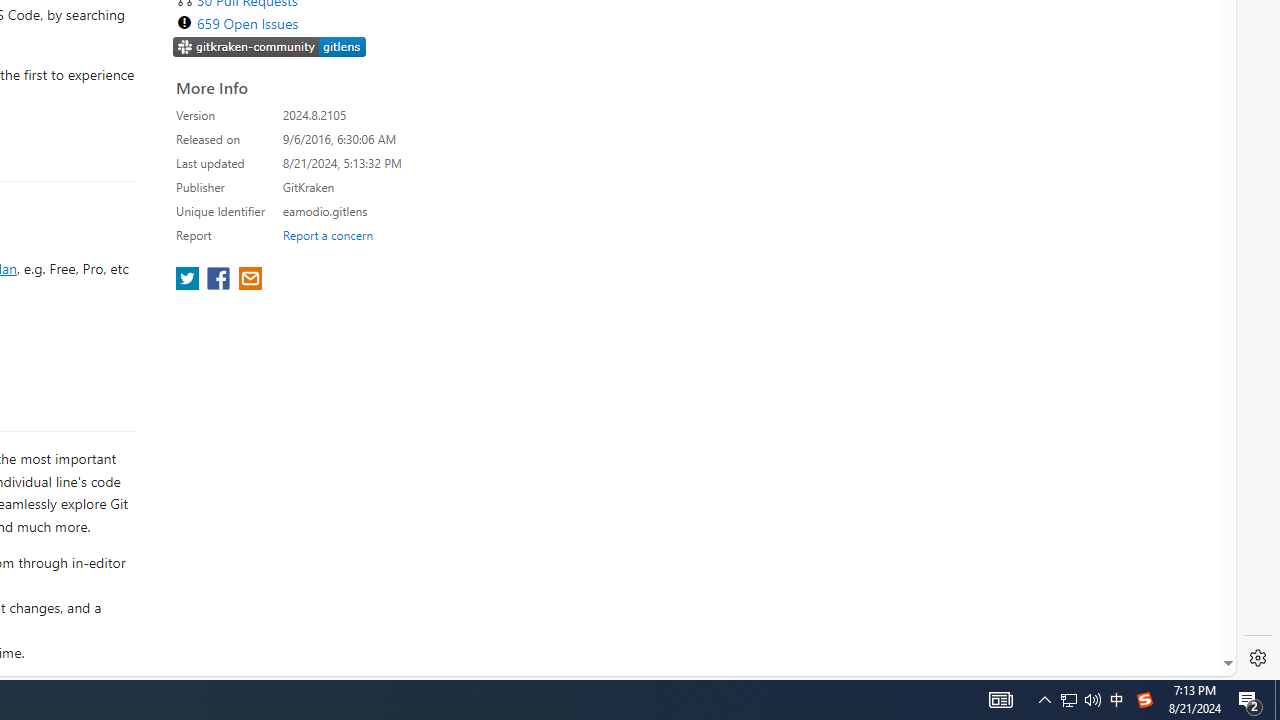 This screenshot has width=1280, height=720. Describe the element at coordinates (248, 280) in the screenshot. I see `'share extension on email'` at that location.